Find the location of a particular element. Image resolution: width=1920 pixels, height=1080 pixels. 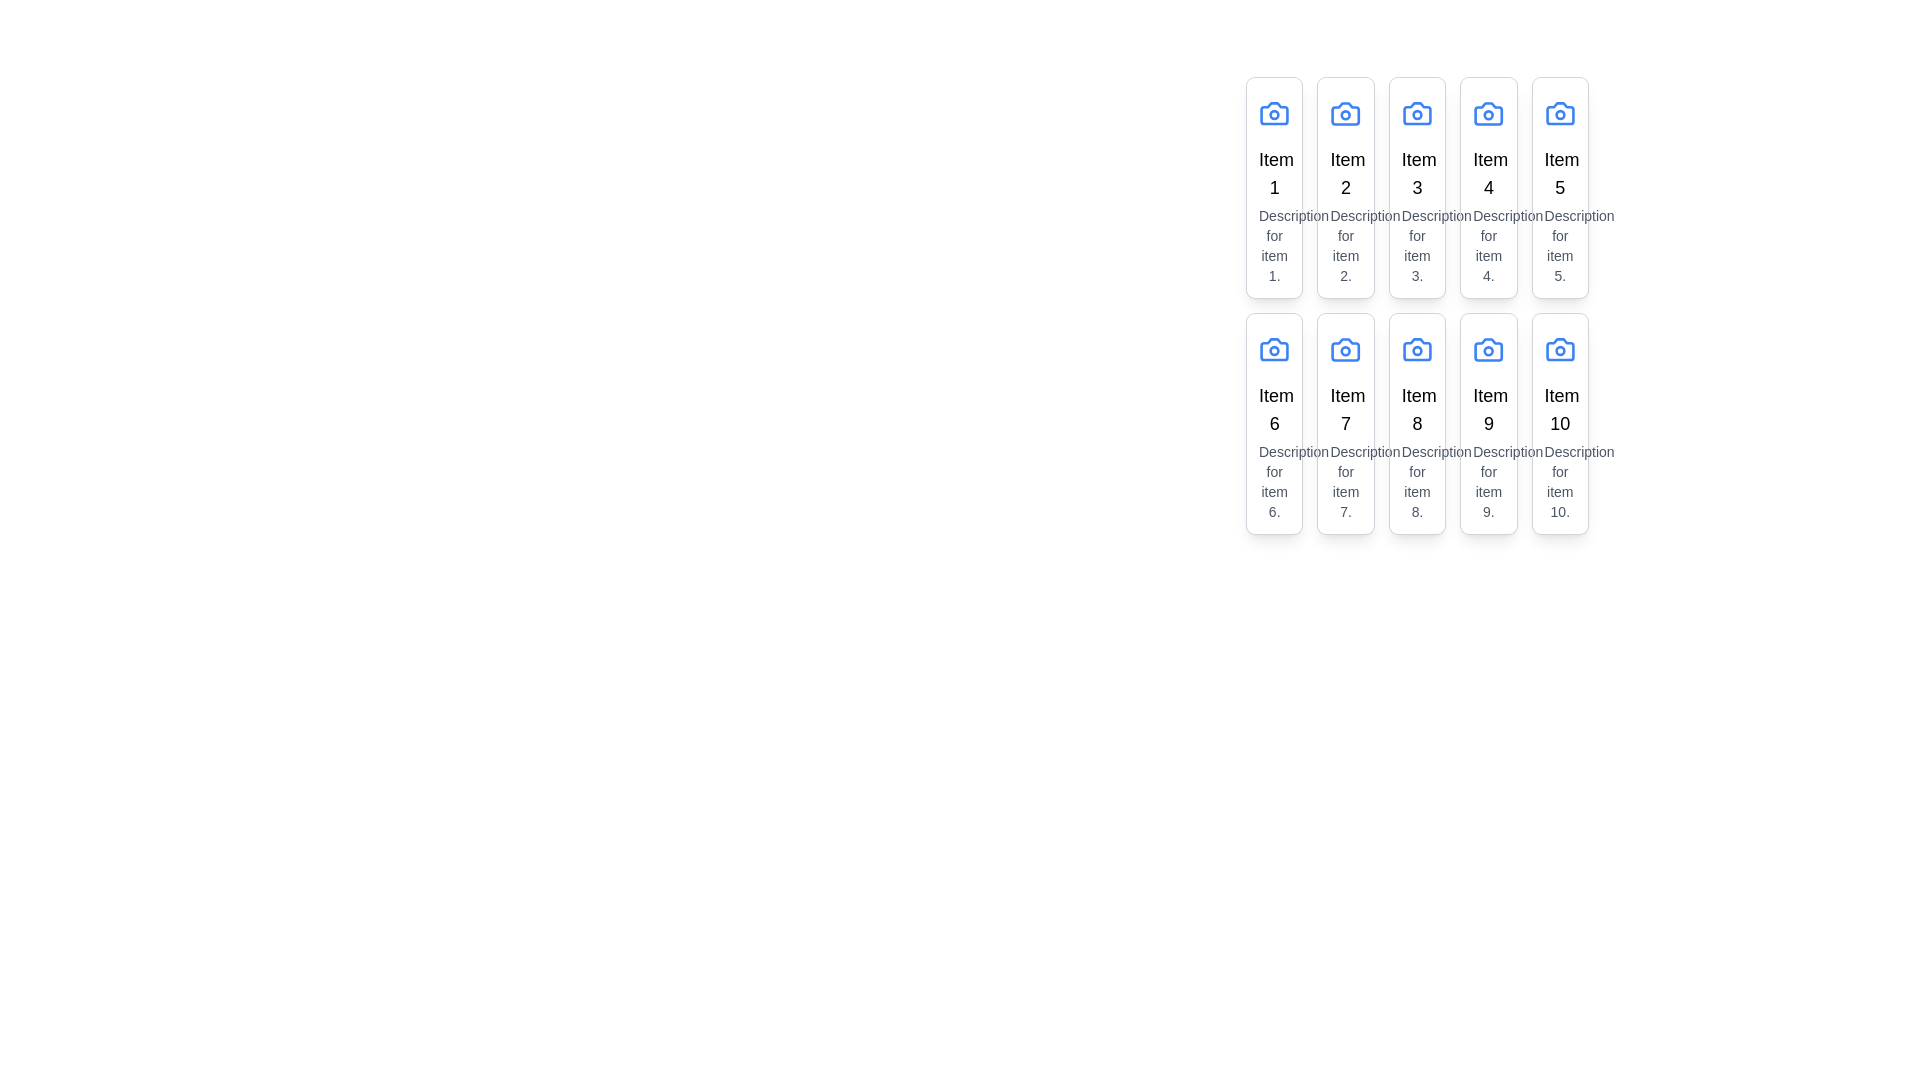

the camera icon located in the seventh item of a grid layout, which features a rectangular body, rounded corners, a lens protrusion, and a handle-like structure, all styled in monochrome blue is located at coordinates (1346, 349).